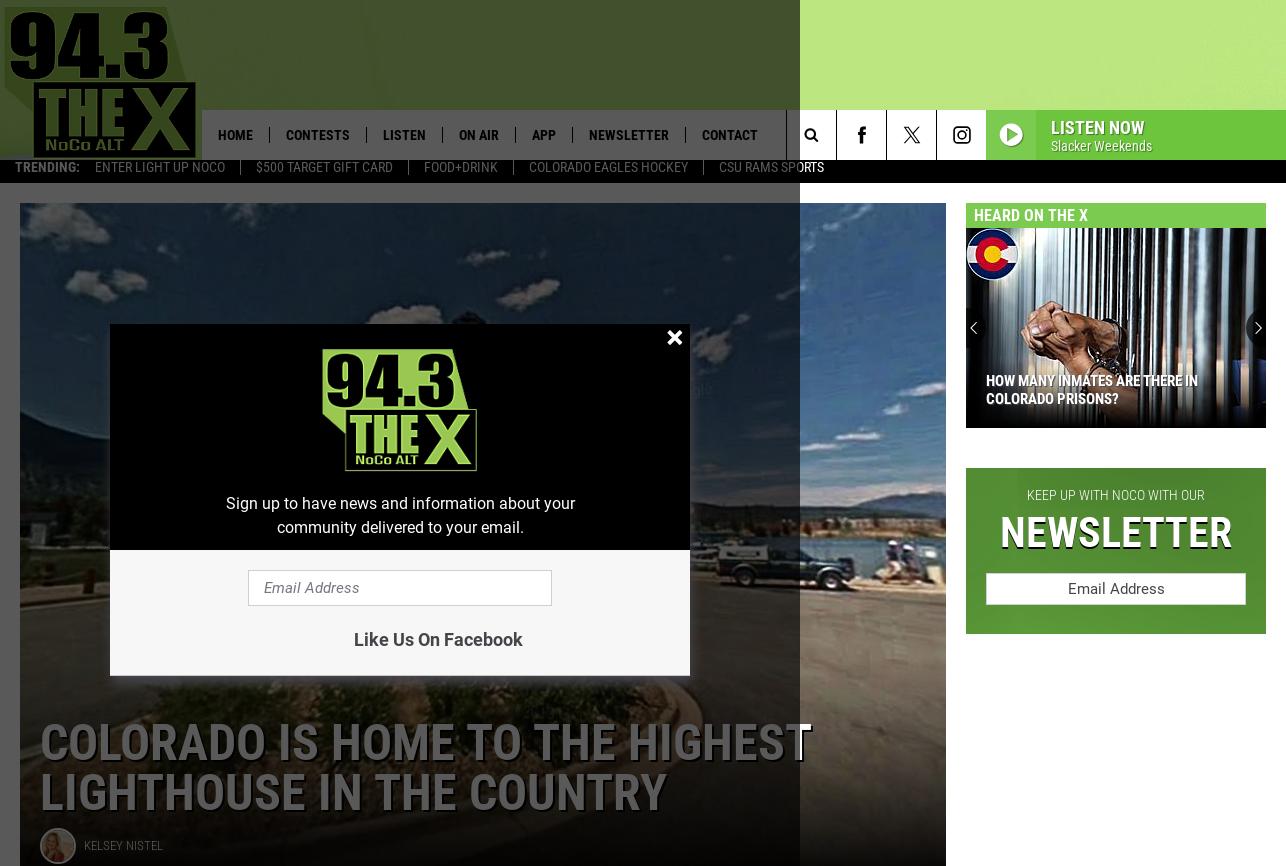 This screenshot has width=1286, height=866. Describe the element at coordinates (541, 135) in the screenshot. I see `'App'` at that location.